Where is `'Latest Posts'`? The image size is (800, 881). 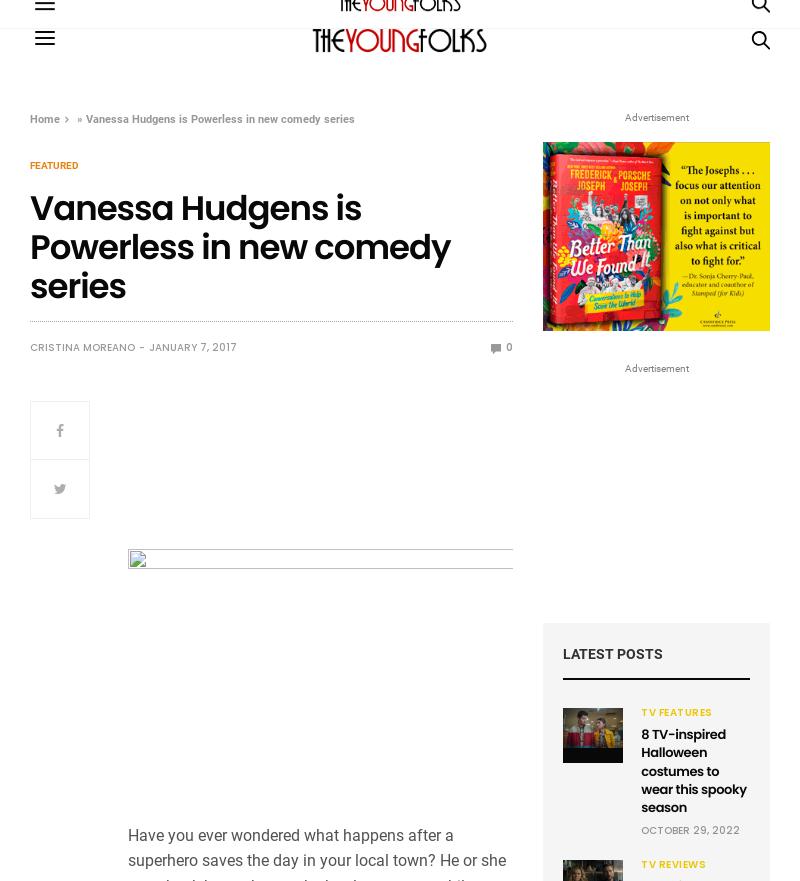 'Latest Posts' is located at coordinates (562, 652).